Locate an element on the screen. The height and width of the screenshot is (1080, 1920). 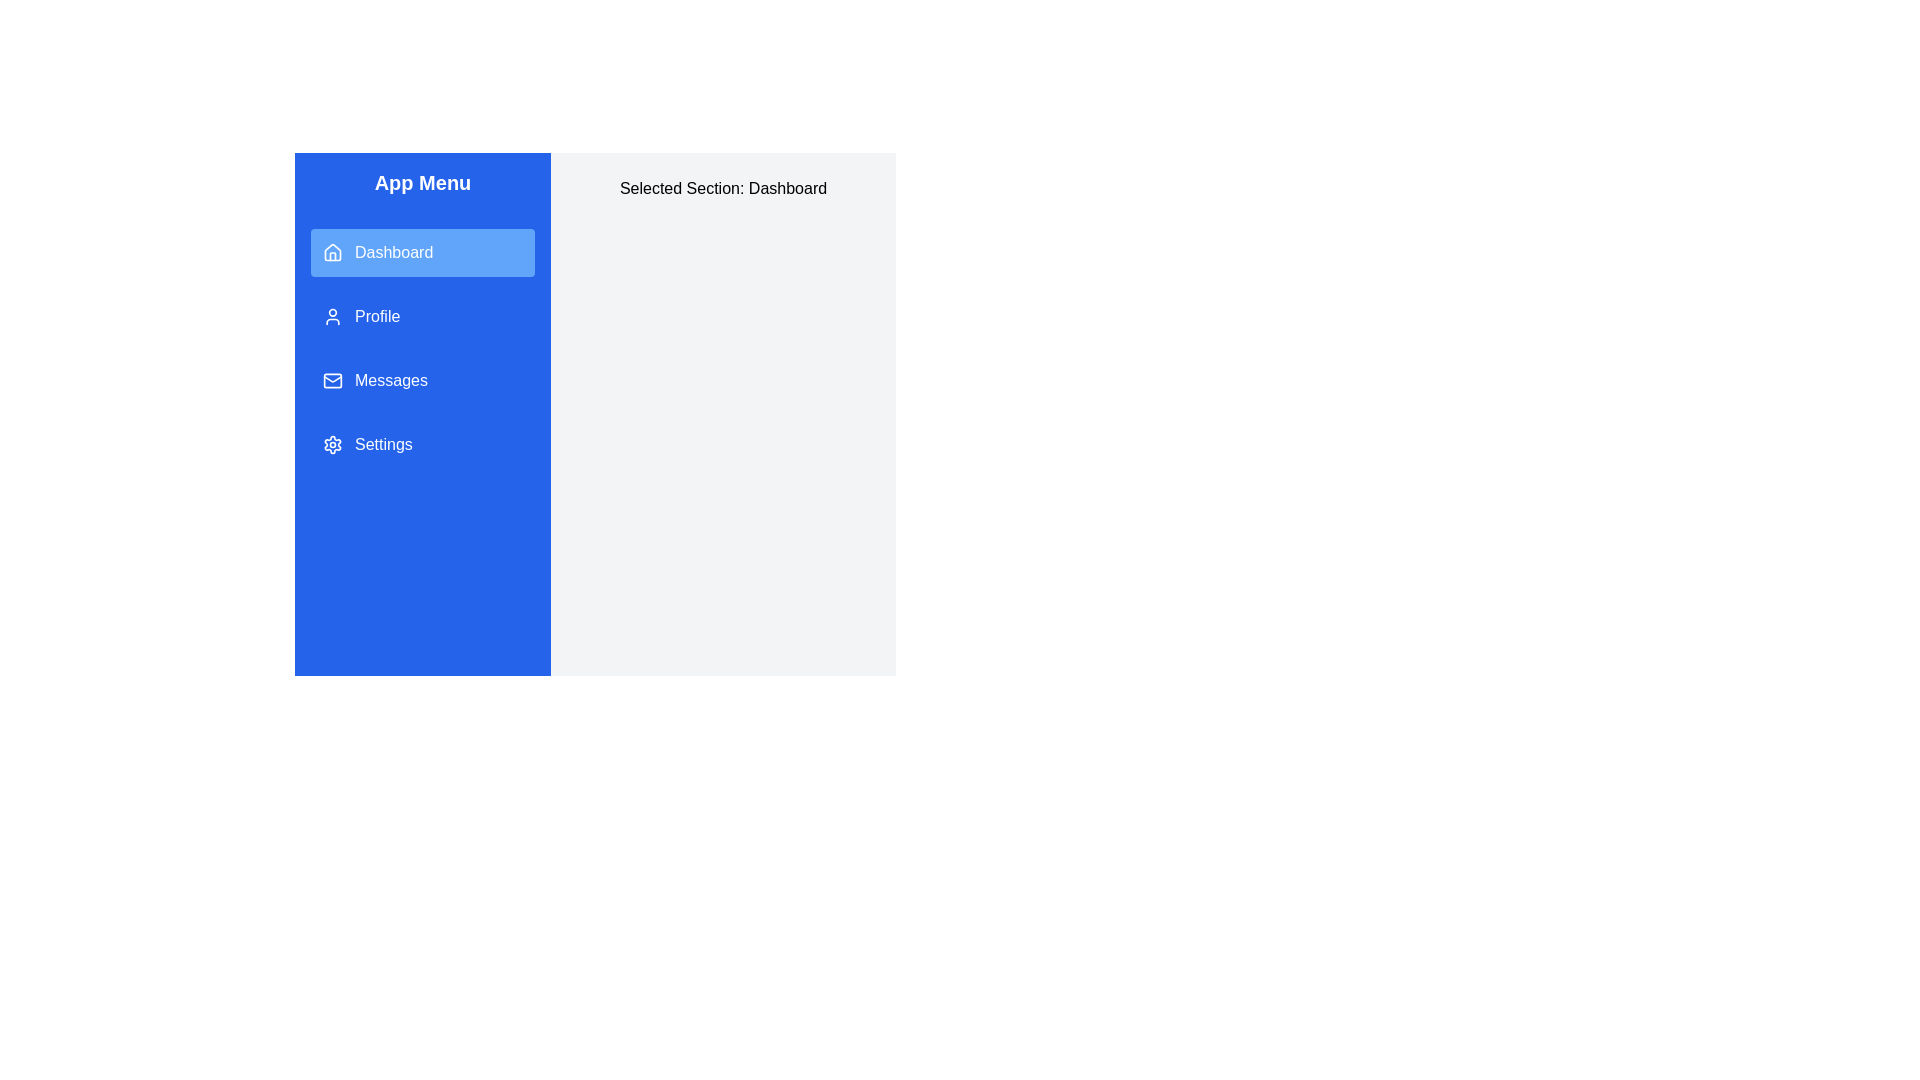
the menu item Dashboard is located at coordinates (421, 252).